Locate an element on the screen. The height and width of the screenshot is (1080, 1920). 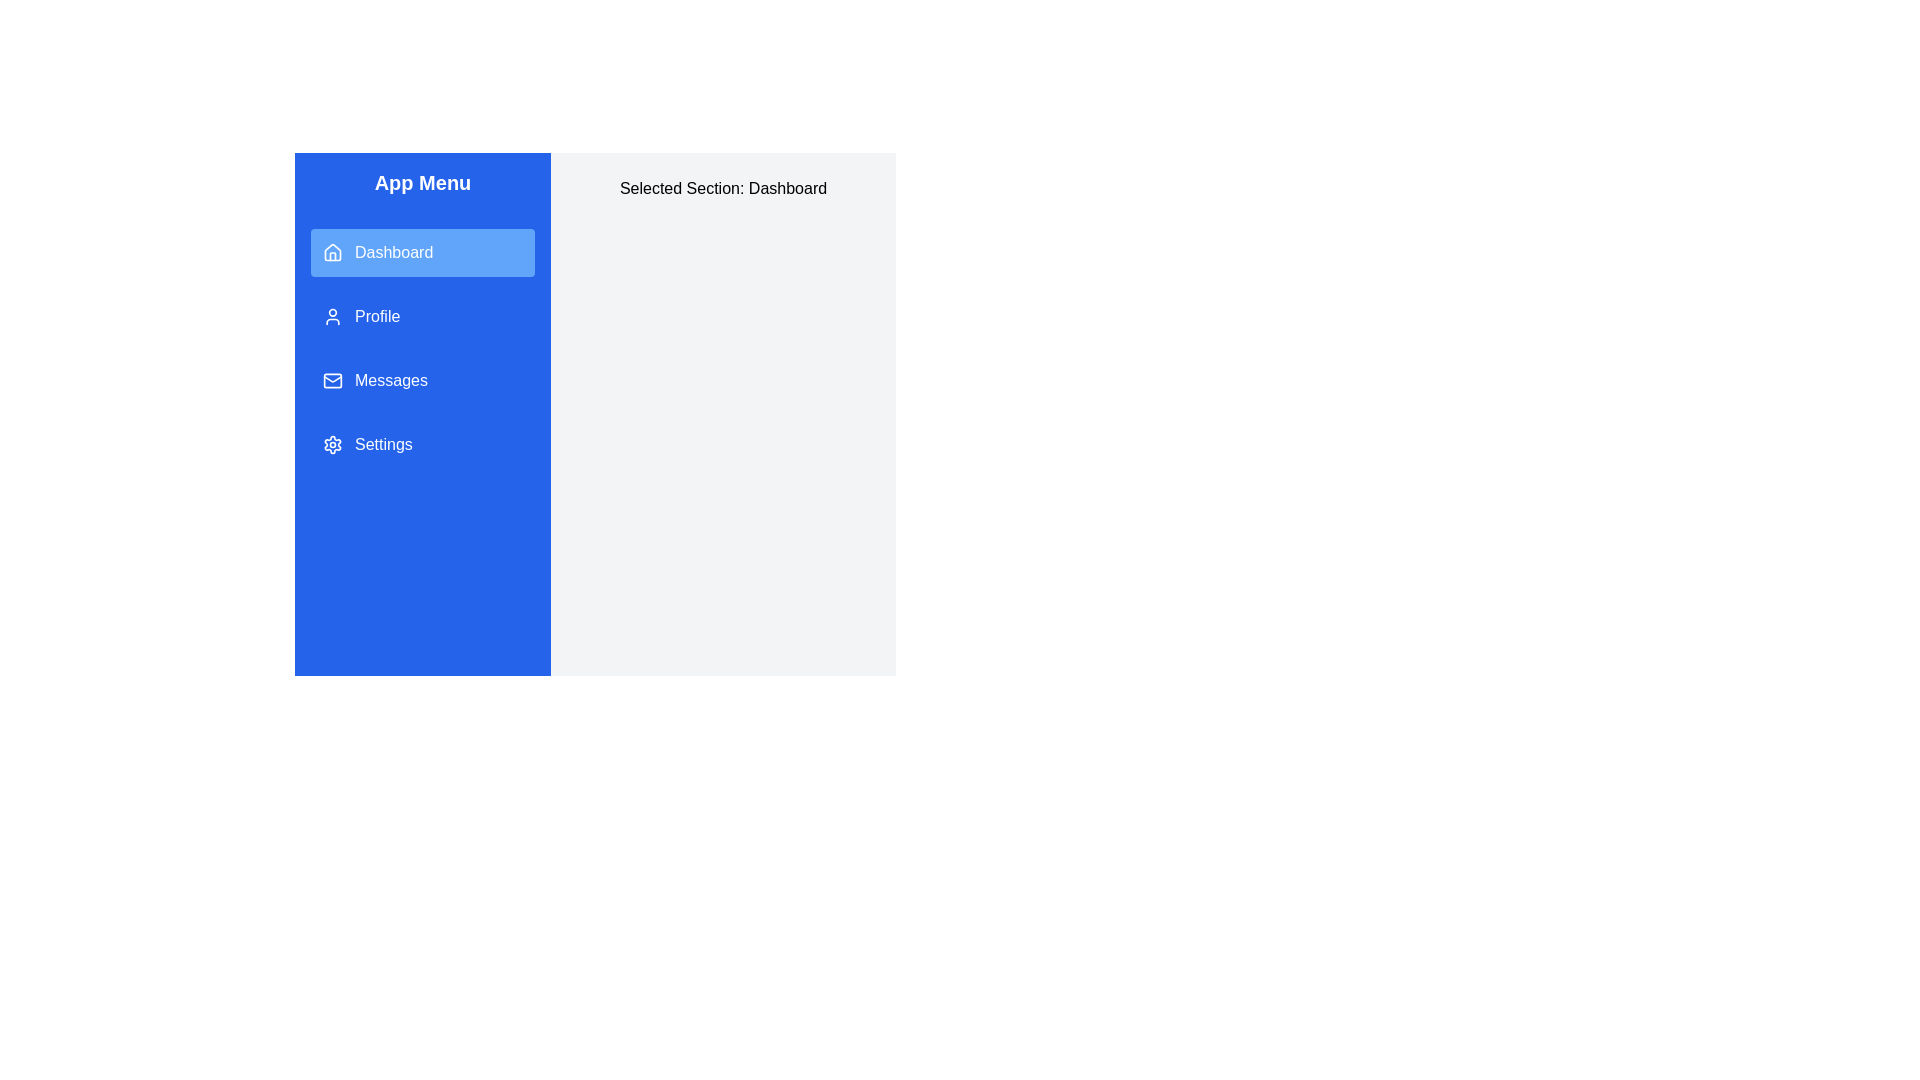
the menu item Dashboard is located at coordinates (421, 252).